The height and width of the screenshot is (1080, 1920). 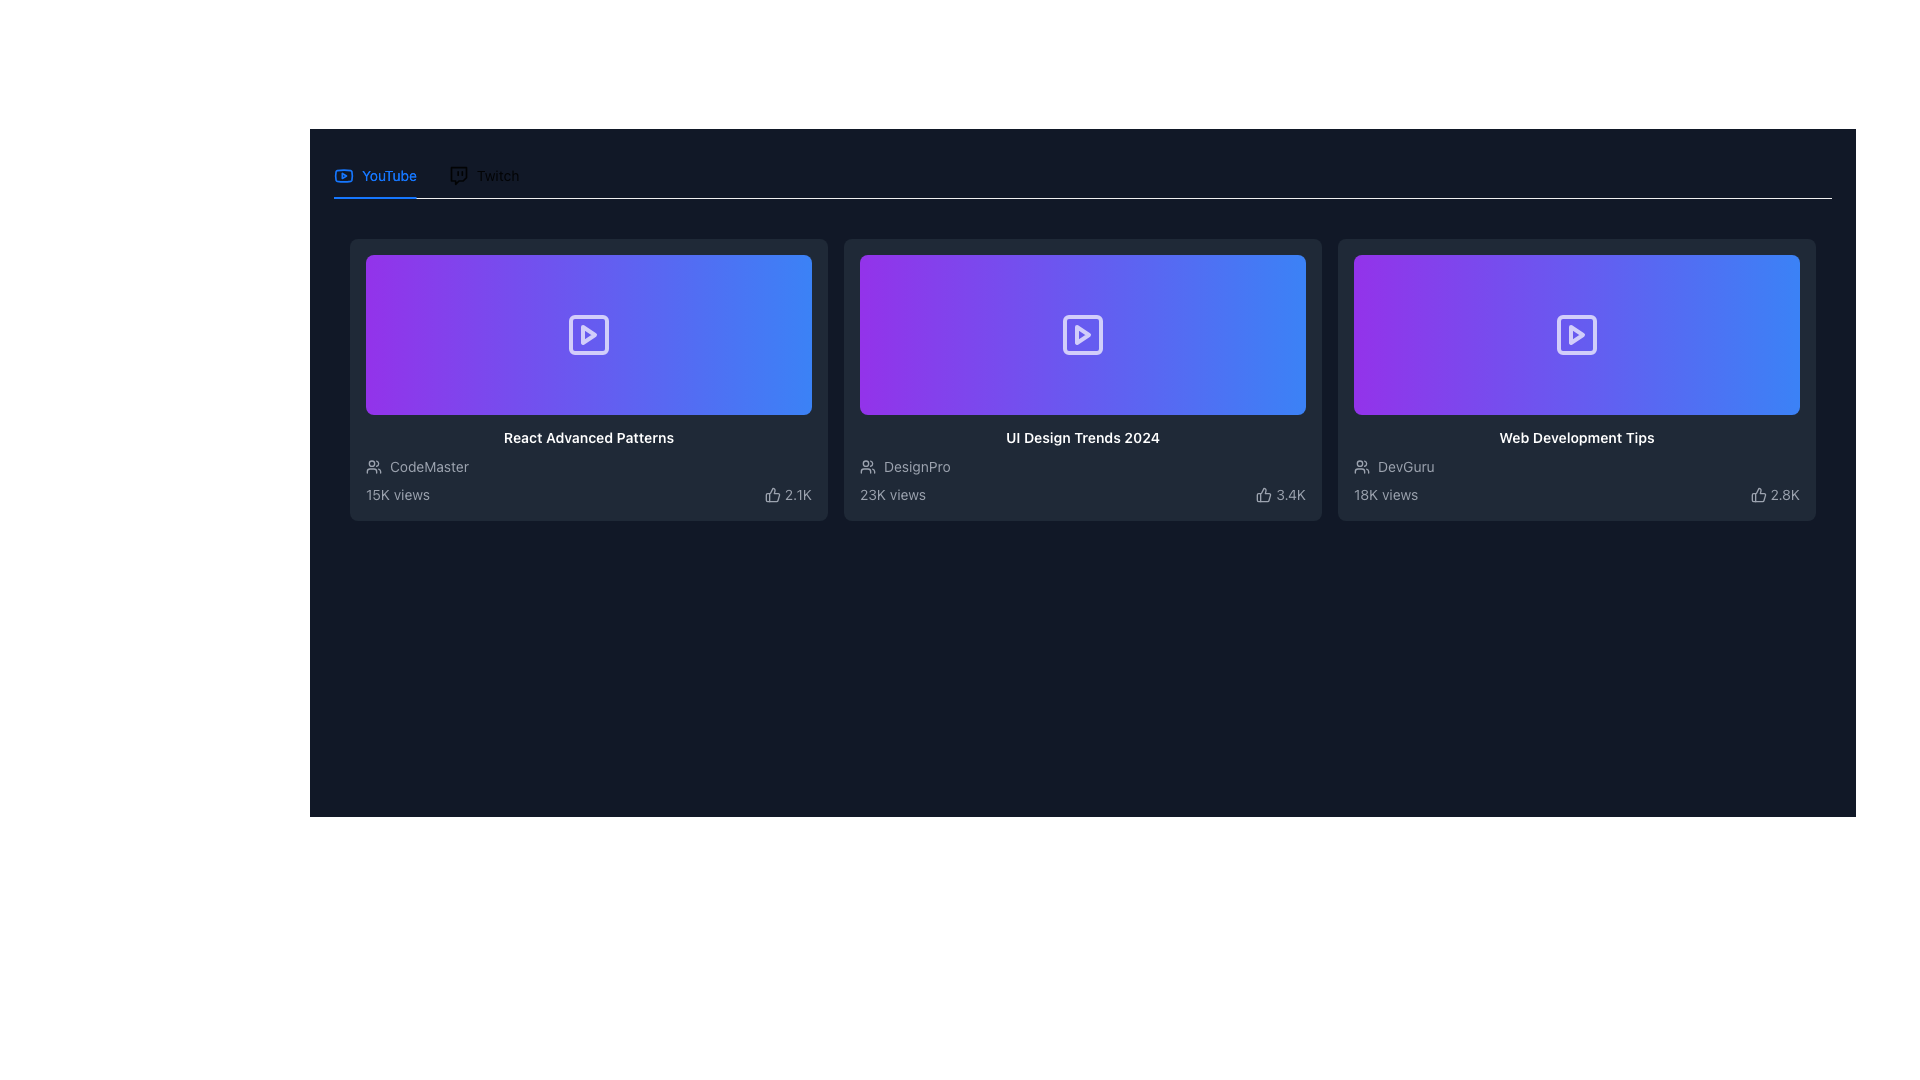 I want to click on the 'YouTube' tab in the Tablist UI component to keep it selected, as it is currently highlighted with a blue underline and bold styling, so click(x=1082, y=175).